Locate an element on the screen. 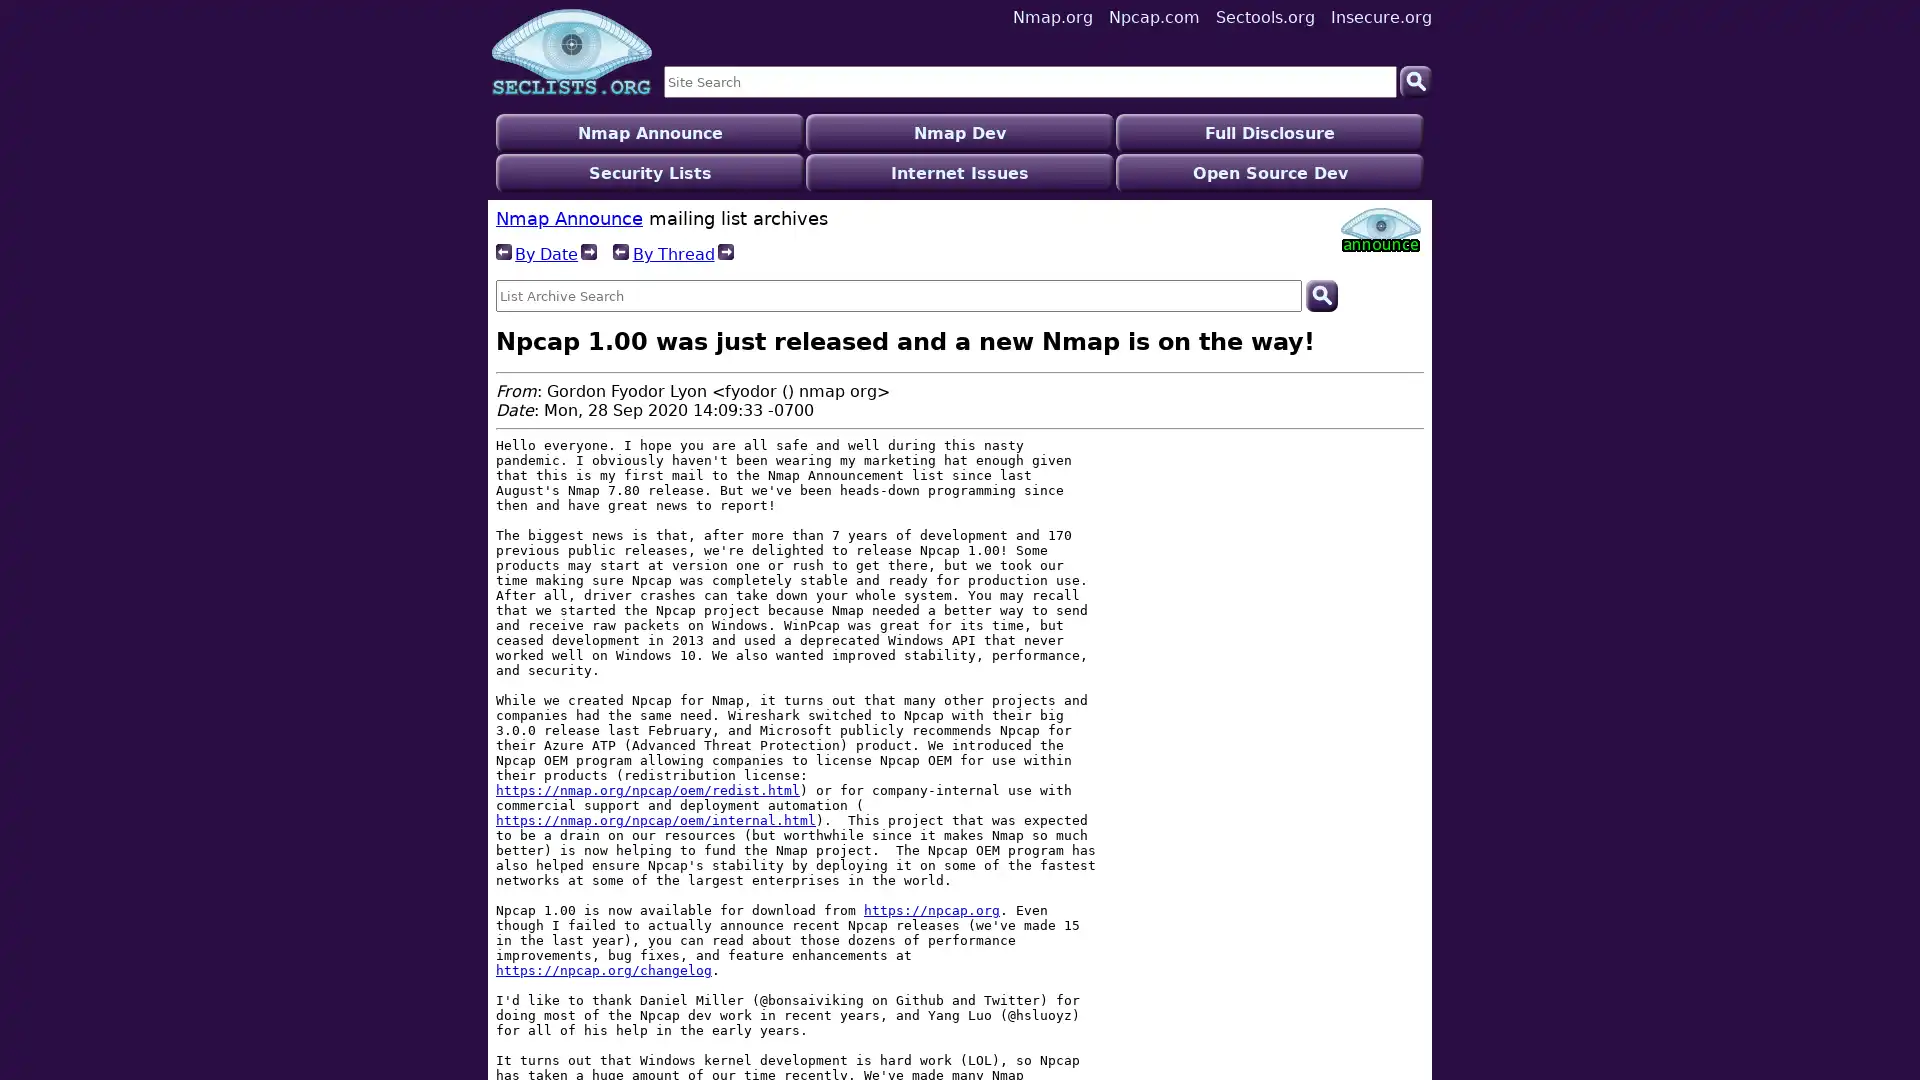  Search is located at coordinates (1320, 254).